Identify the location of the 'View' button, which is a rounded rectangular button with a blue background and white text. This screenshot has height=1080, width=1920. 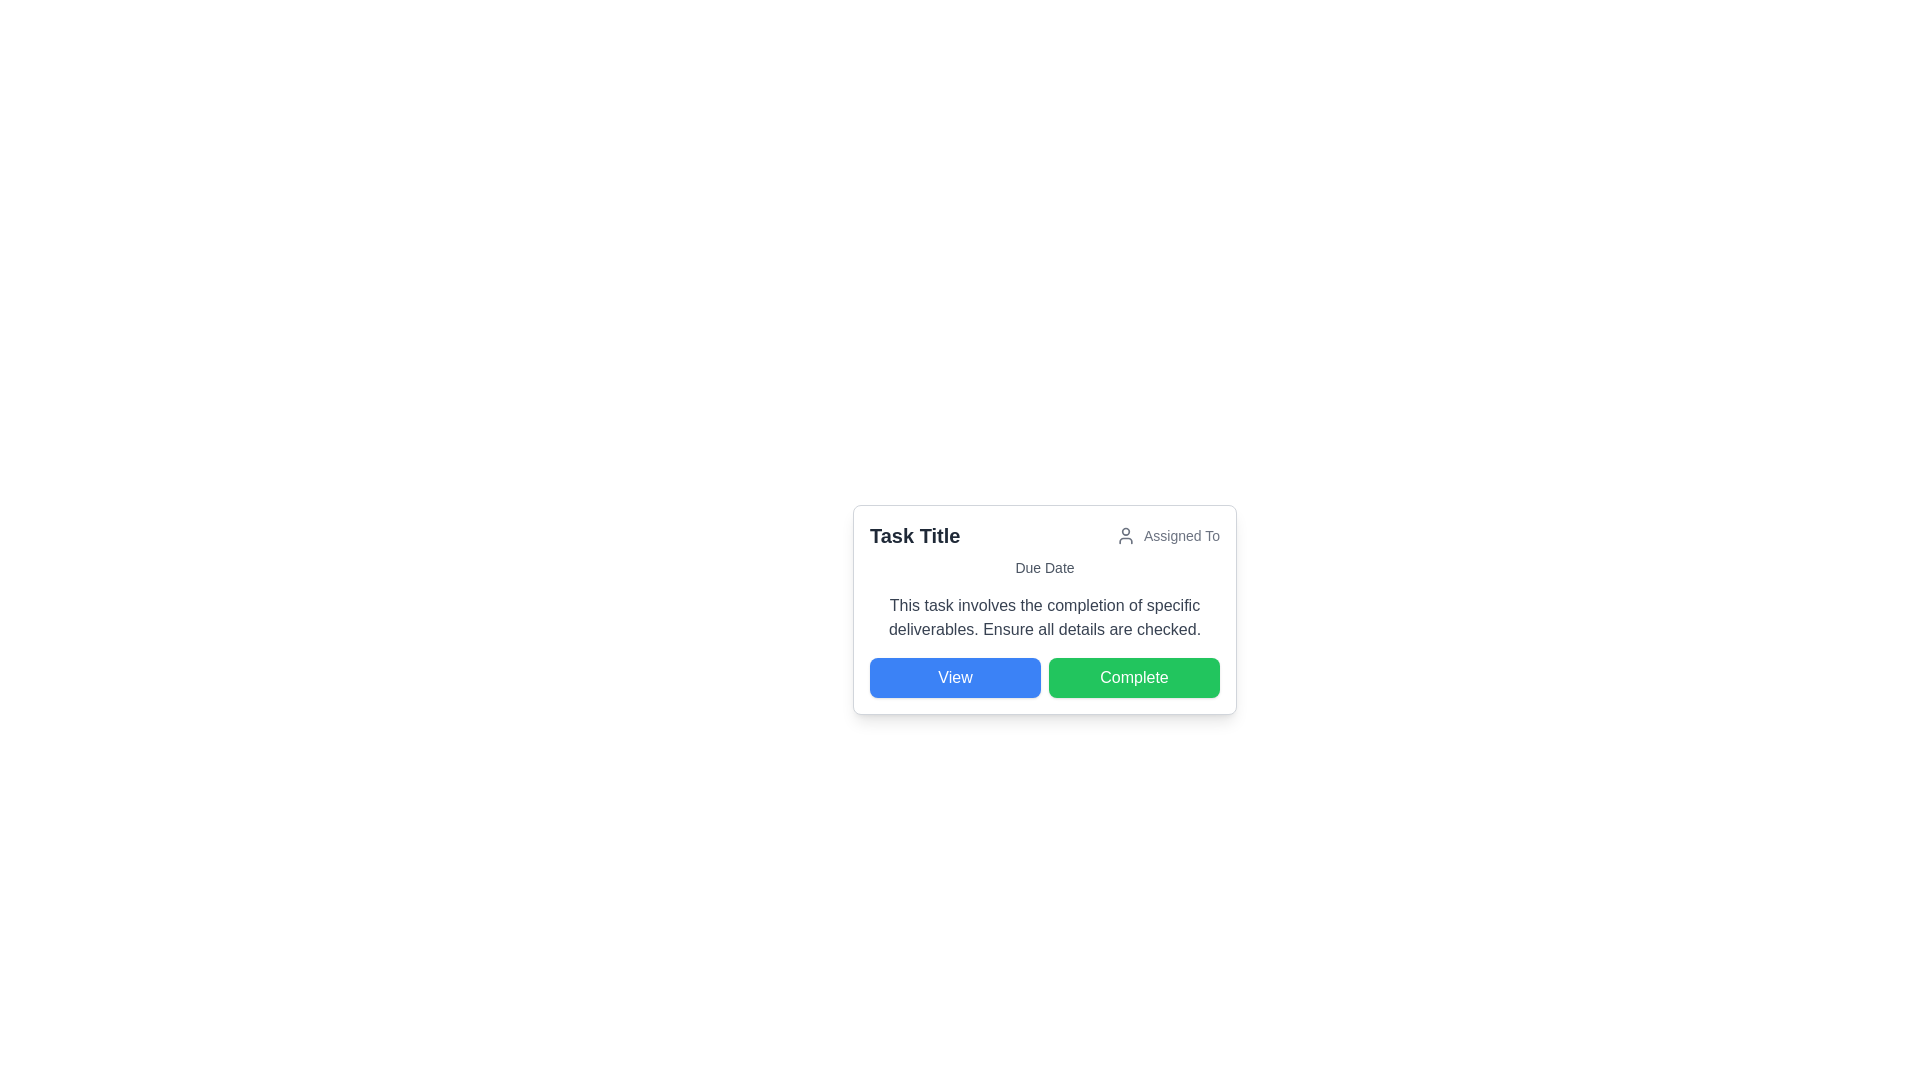
(954, 677).